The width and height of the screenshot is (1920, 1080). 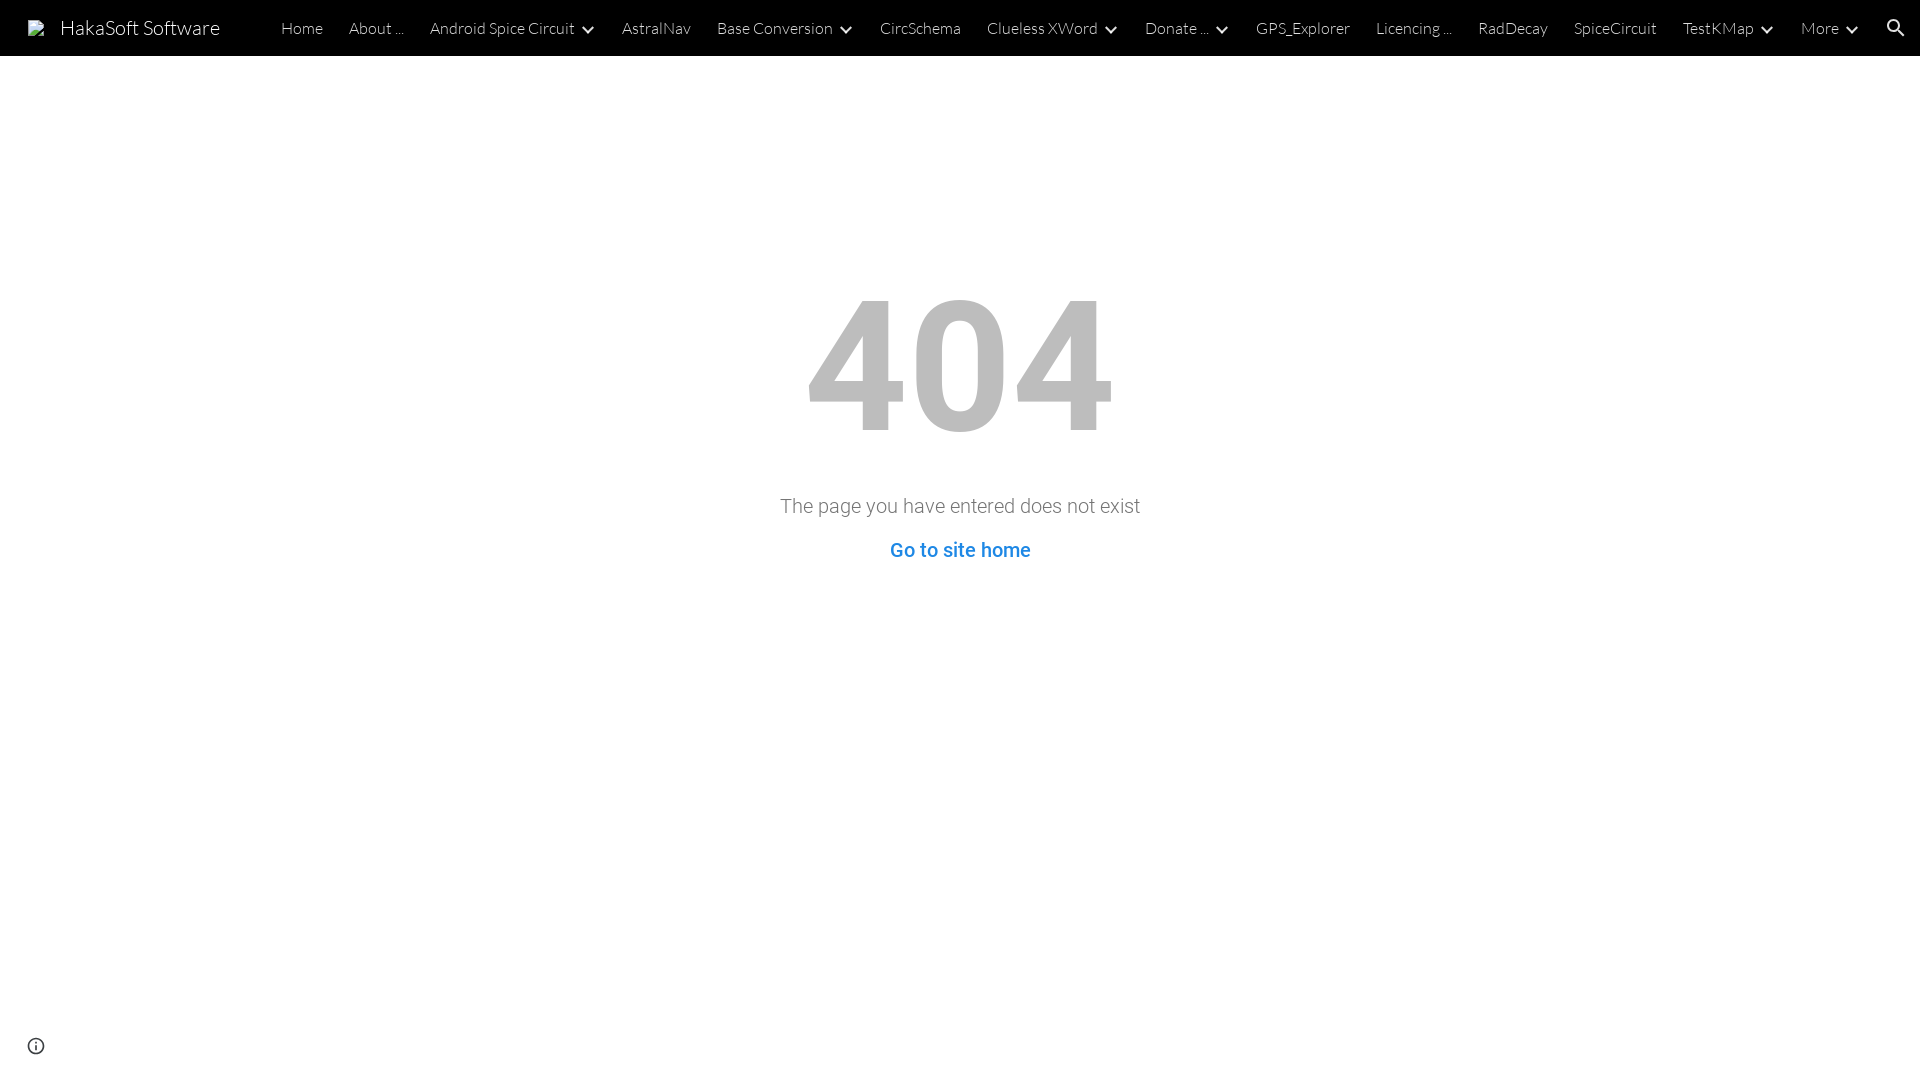 What do you see at coordinates (1850, 27) in the screenshot?
I see `'Expand/Collapse'` at bounding box center [1850, 27].